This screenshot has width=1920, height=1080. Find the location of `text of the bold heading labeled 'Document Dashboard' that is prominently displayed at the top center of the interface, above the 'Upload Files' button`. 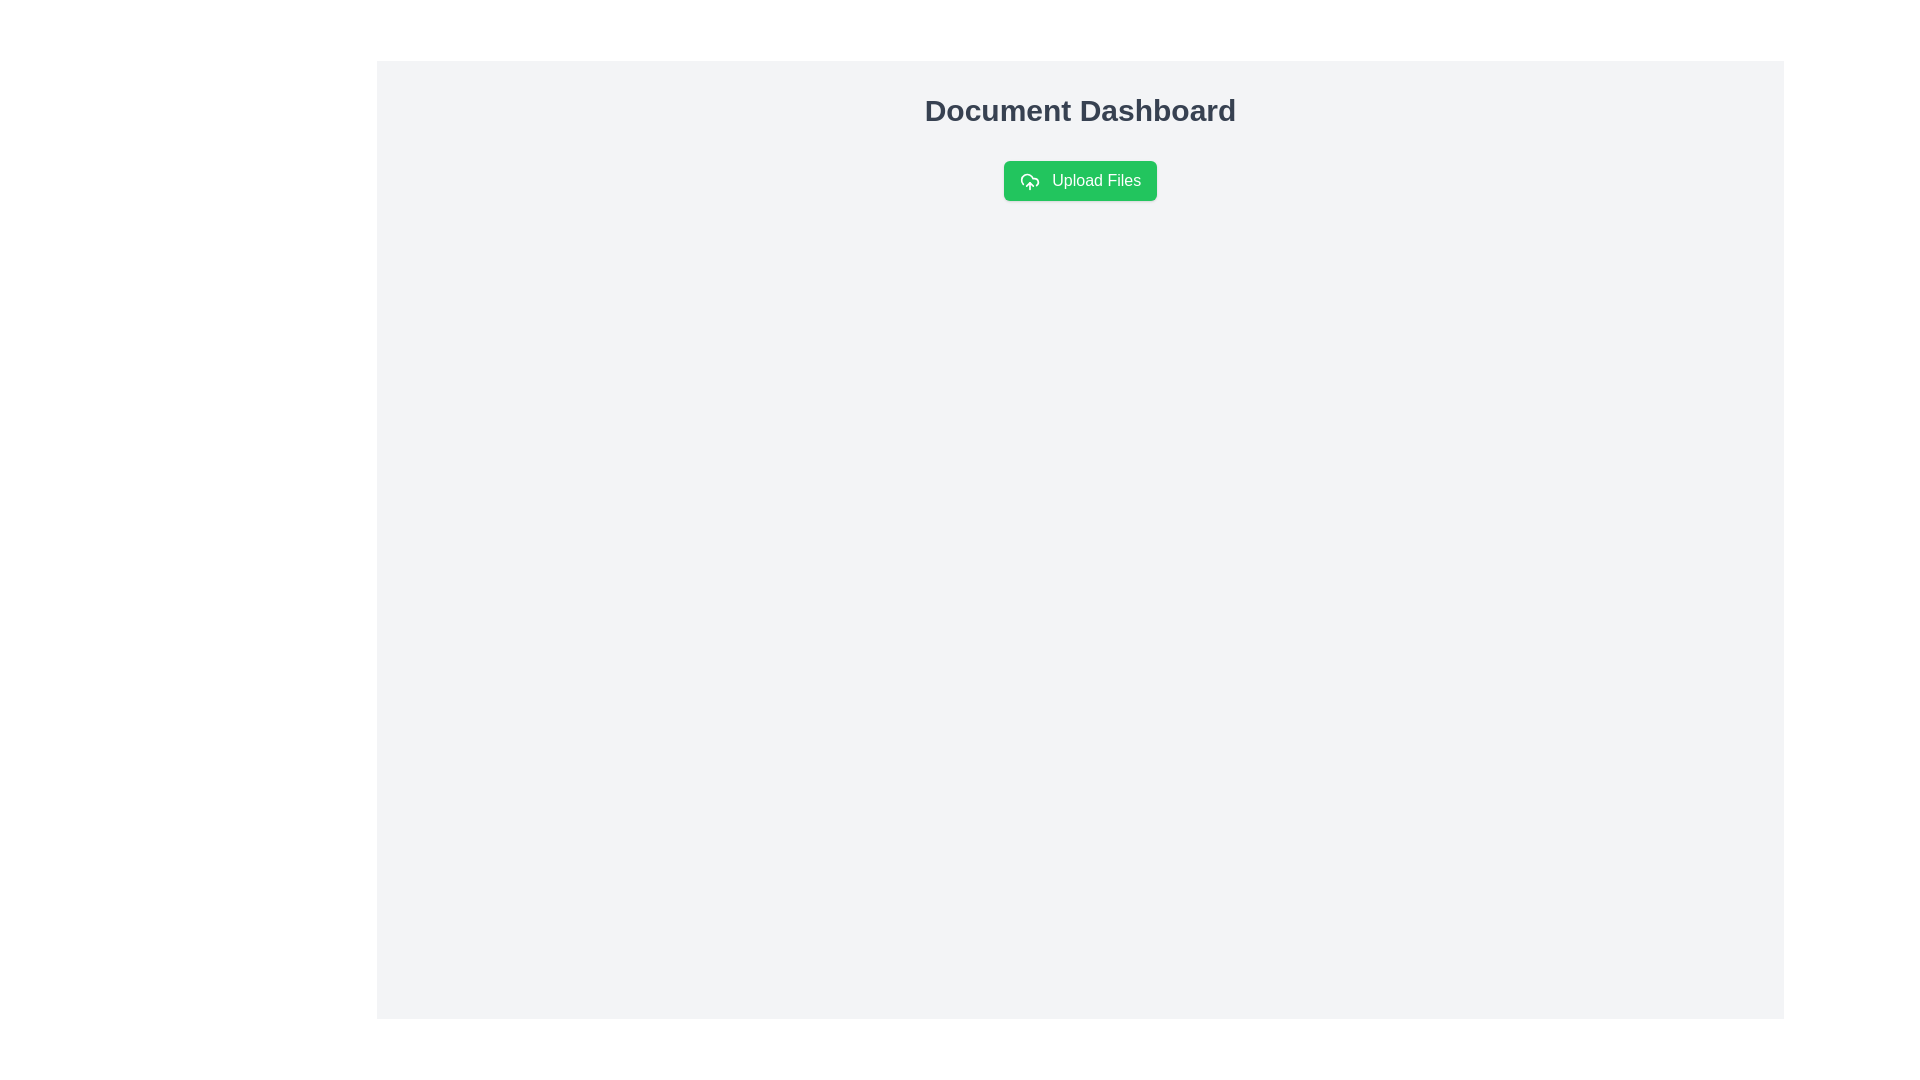

text of the bold heading labeled 'Document Dashboard' that is prominently displayed at the top center of the interface, above the 'Upload Files' button is located at coordinates (1079, 111).